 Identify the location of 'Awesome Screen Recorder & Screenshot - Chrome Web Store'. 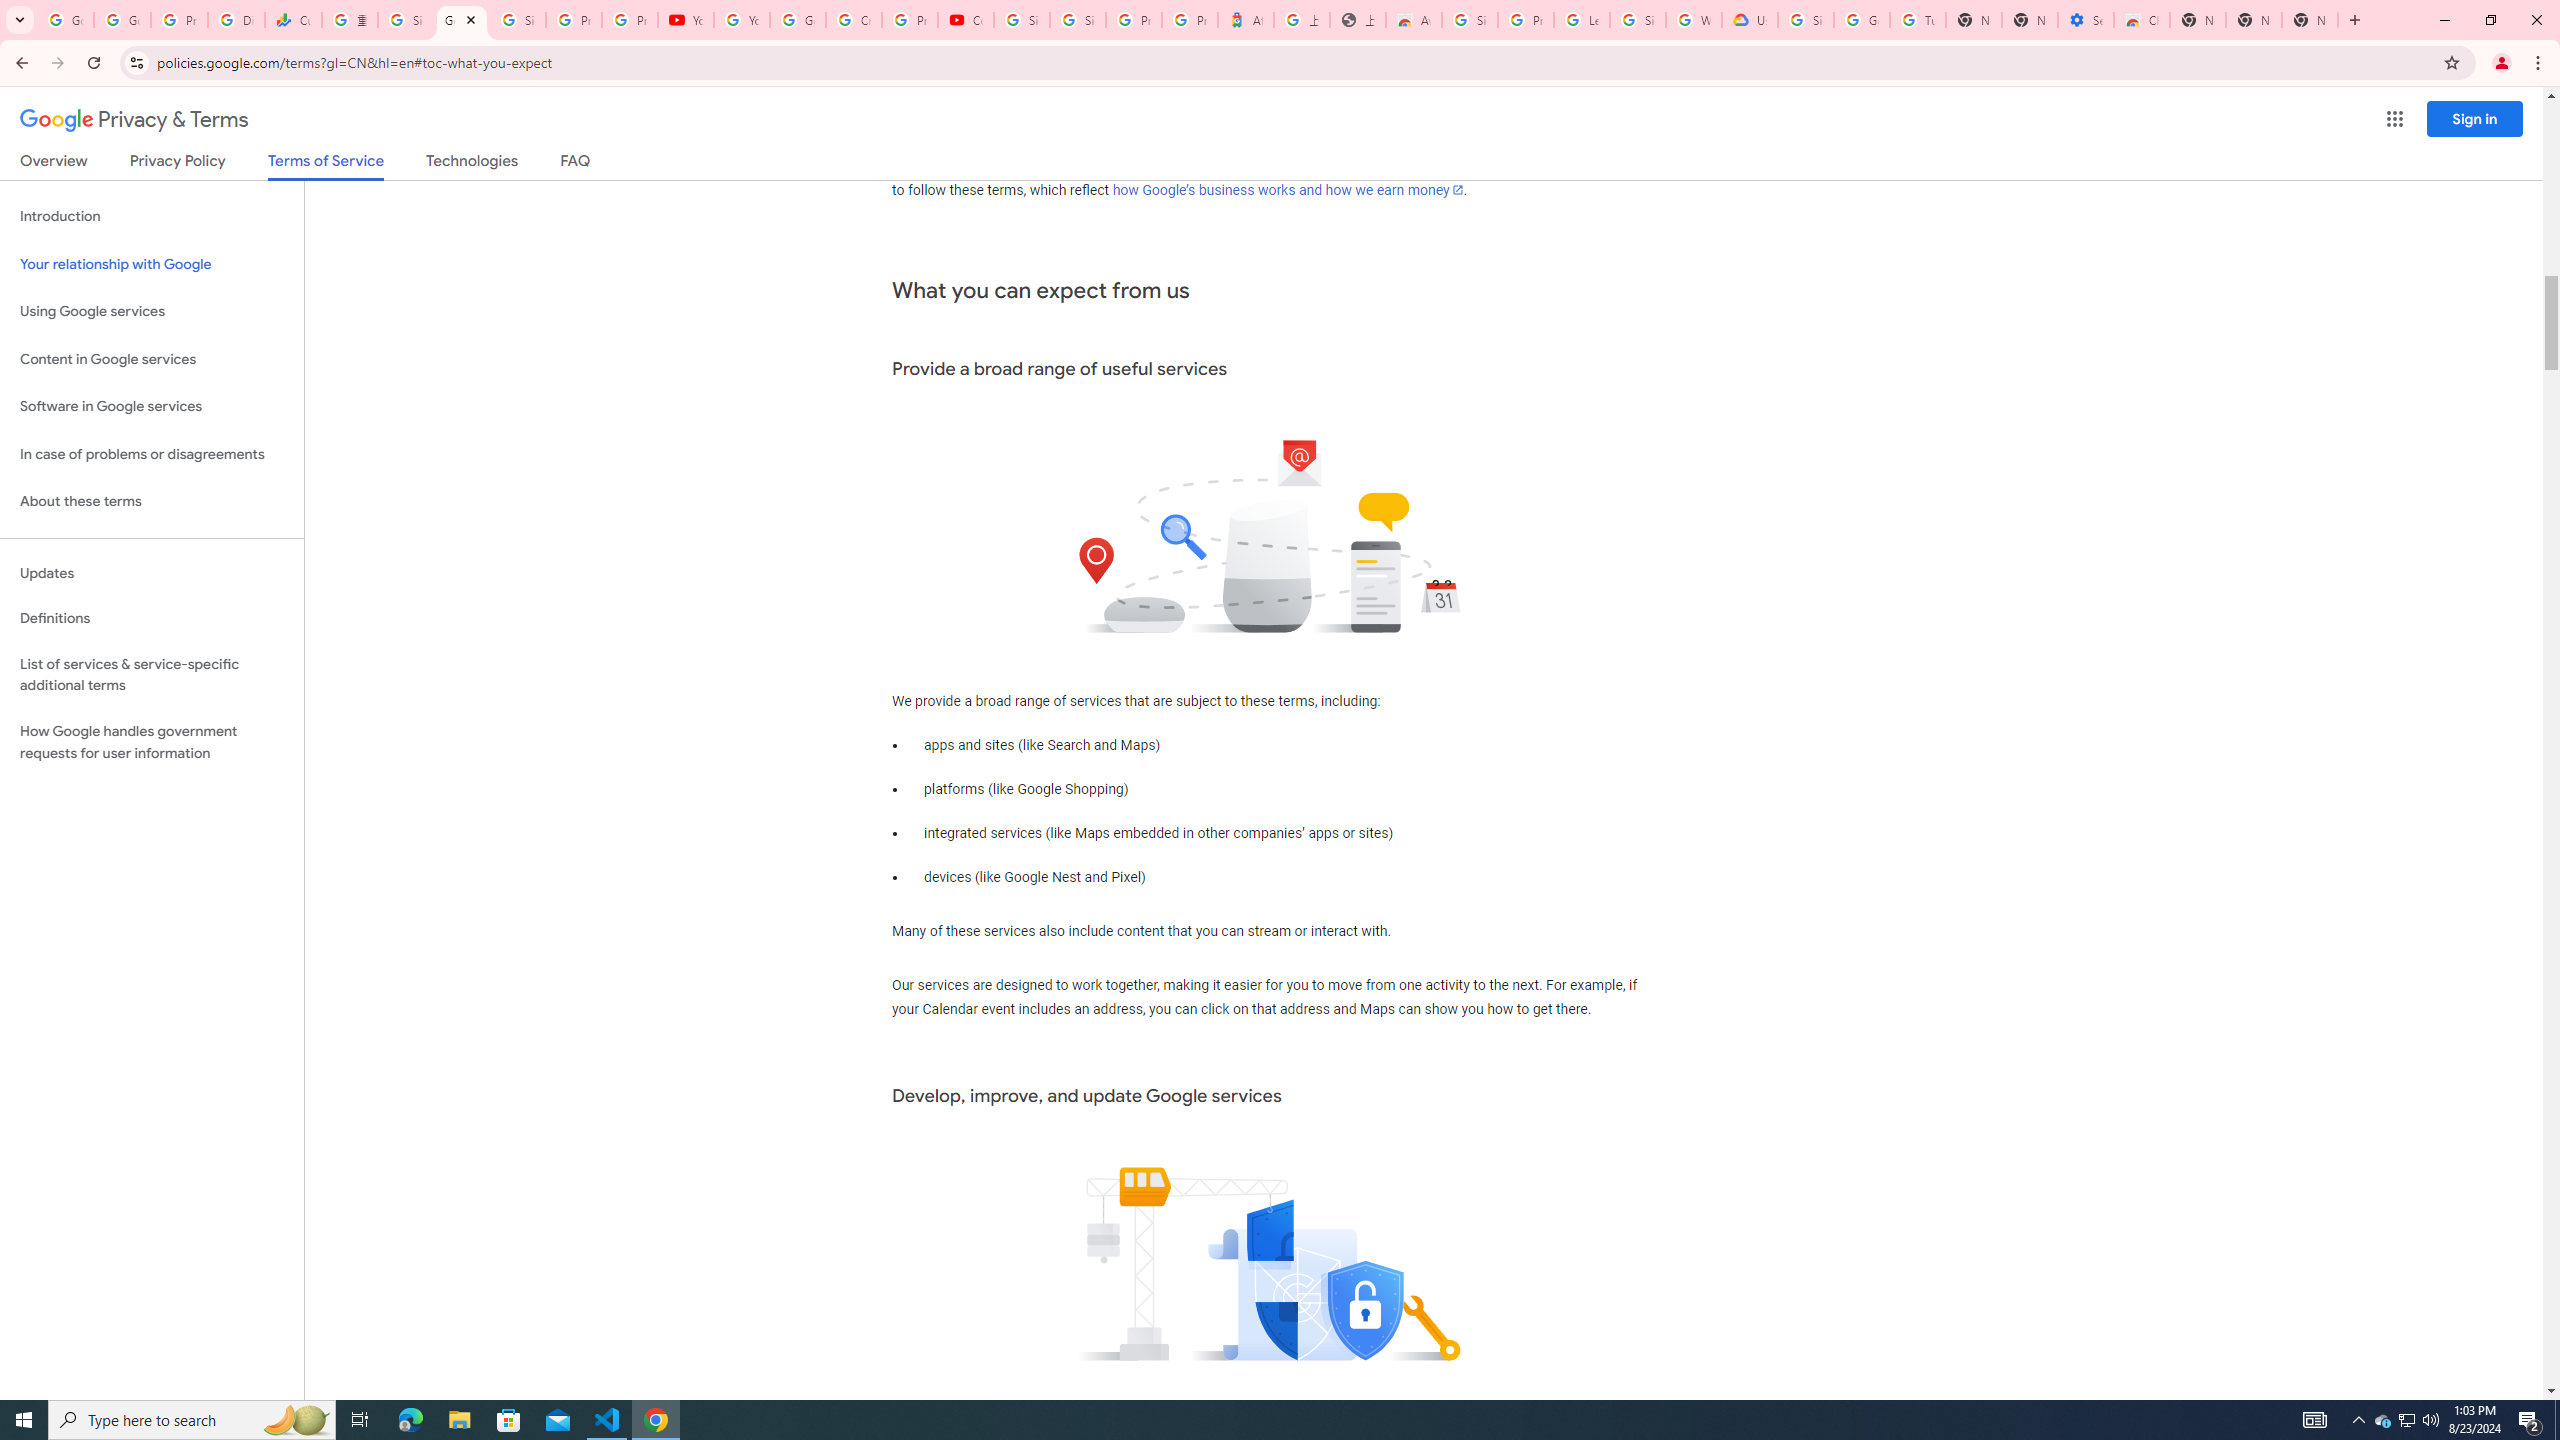
(1414, 19).